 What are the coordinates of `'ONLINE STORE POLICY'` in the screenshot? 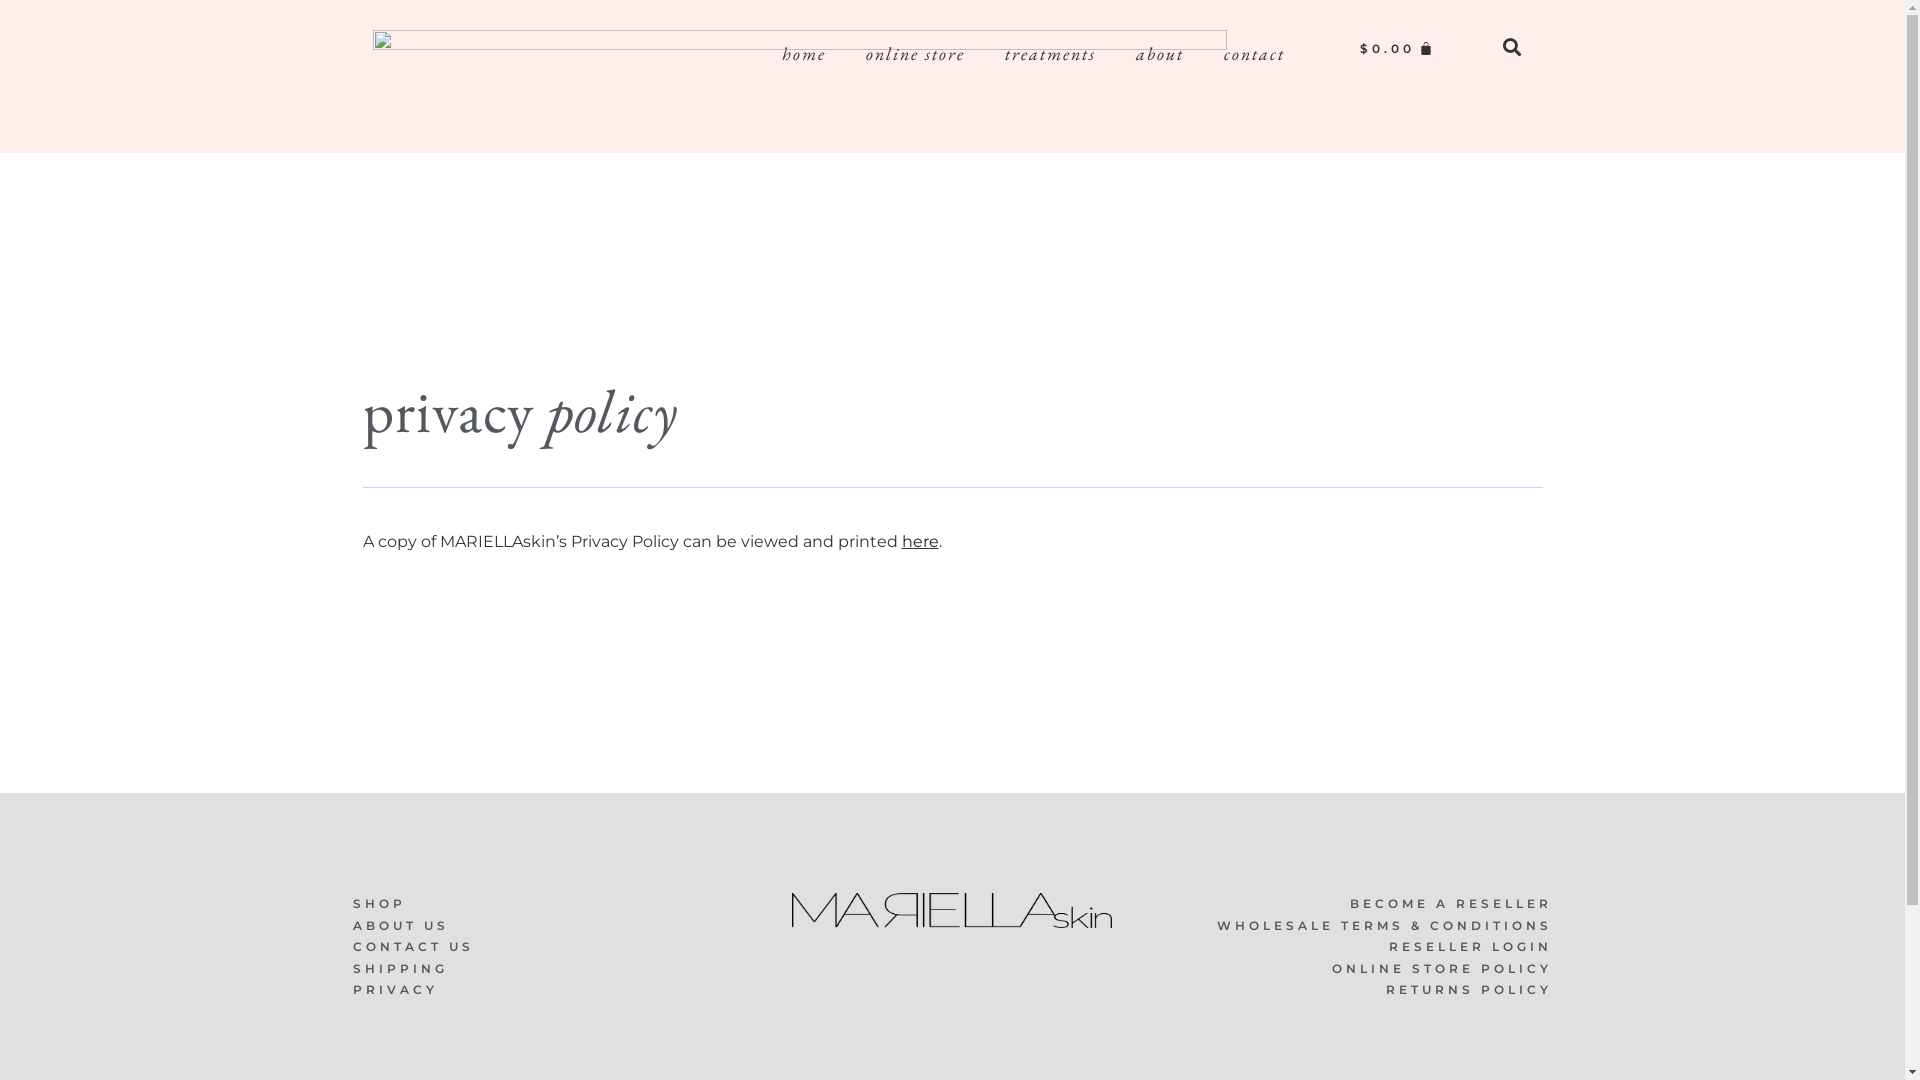 It's located at (1352, 967).